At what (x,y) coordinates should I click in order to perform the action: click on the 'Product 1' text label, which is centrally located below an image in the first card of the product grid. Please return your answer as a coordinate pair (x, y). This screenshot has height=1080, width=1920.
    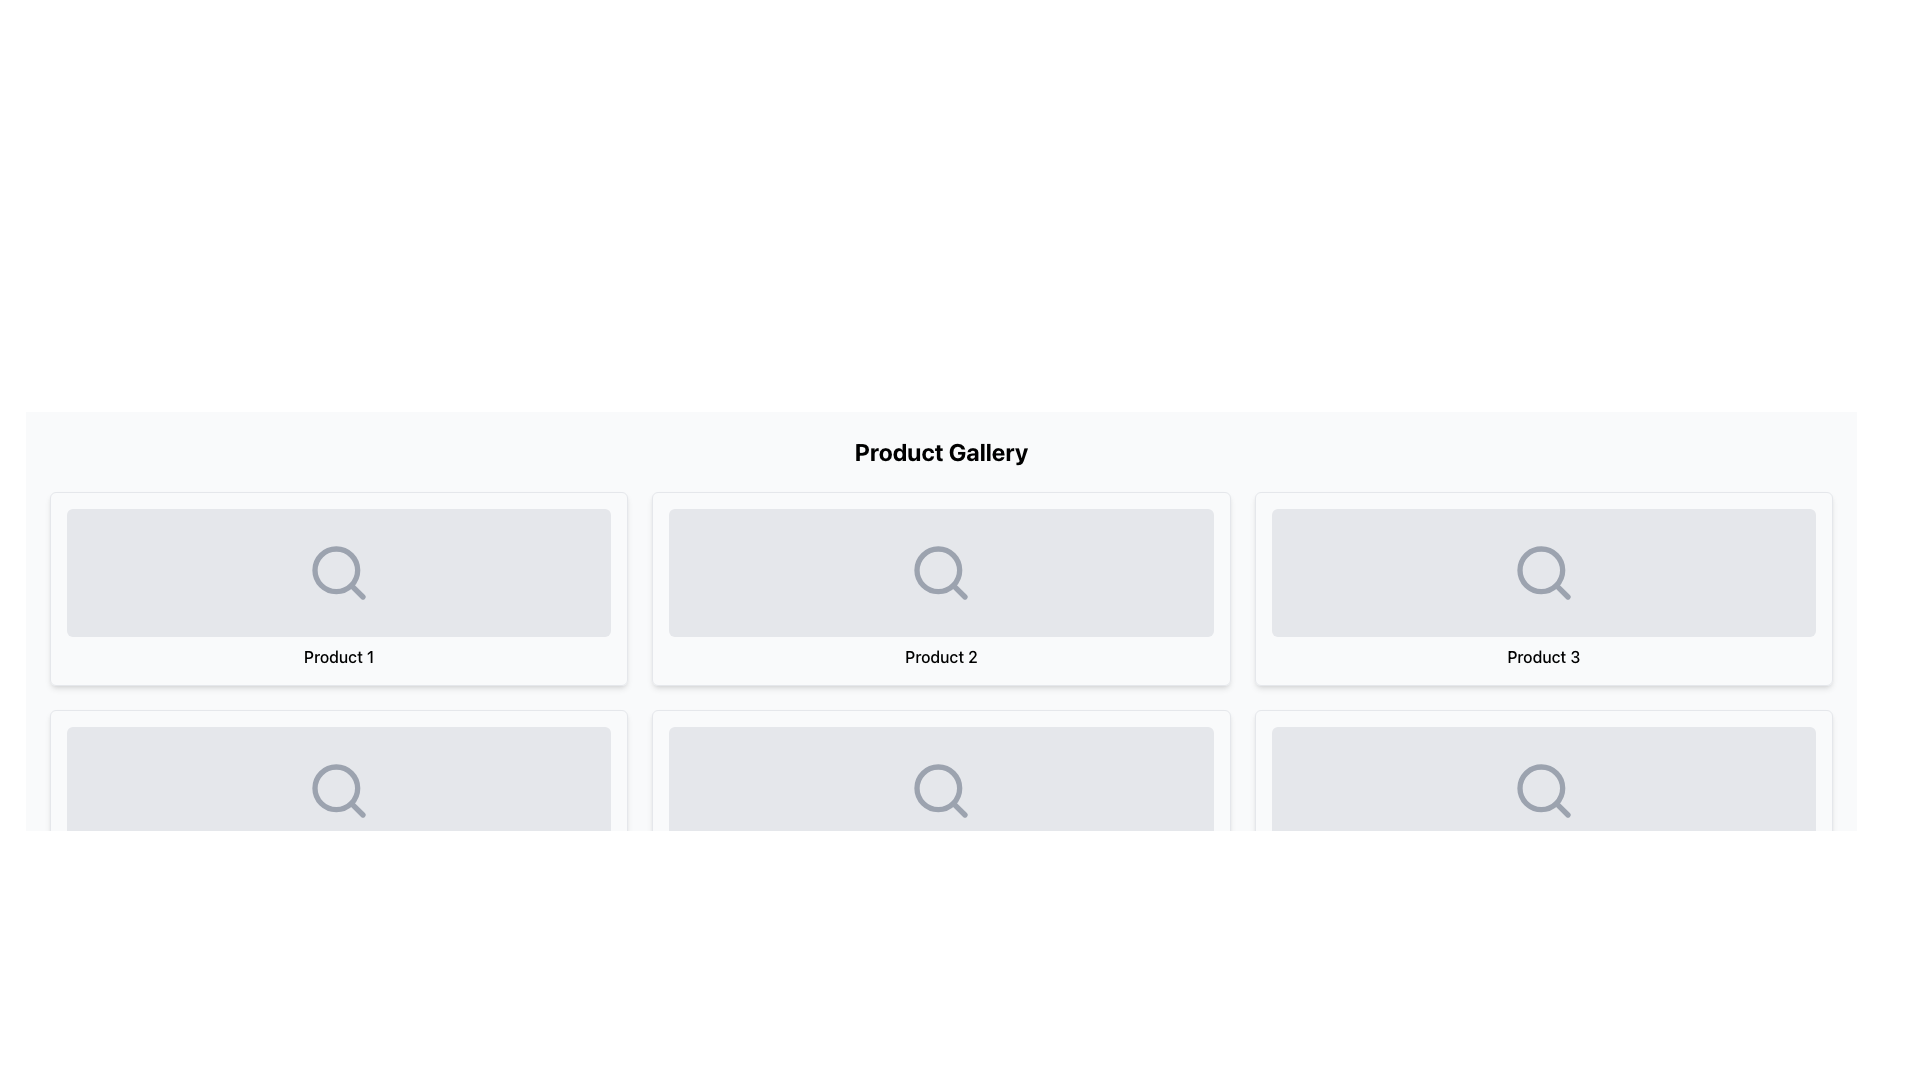
    Looking at the image, I should click on (339, 656).